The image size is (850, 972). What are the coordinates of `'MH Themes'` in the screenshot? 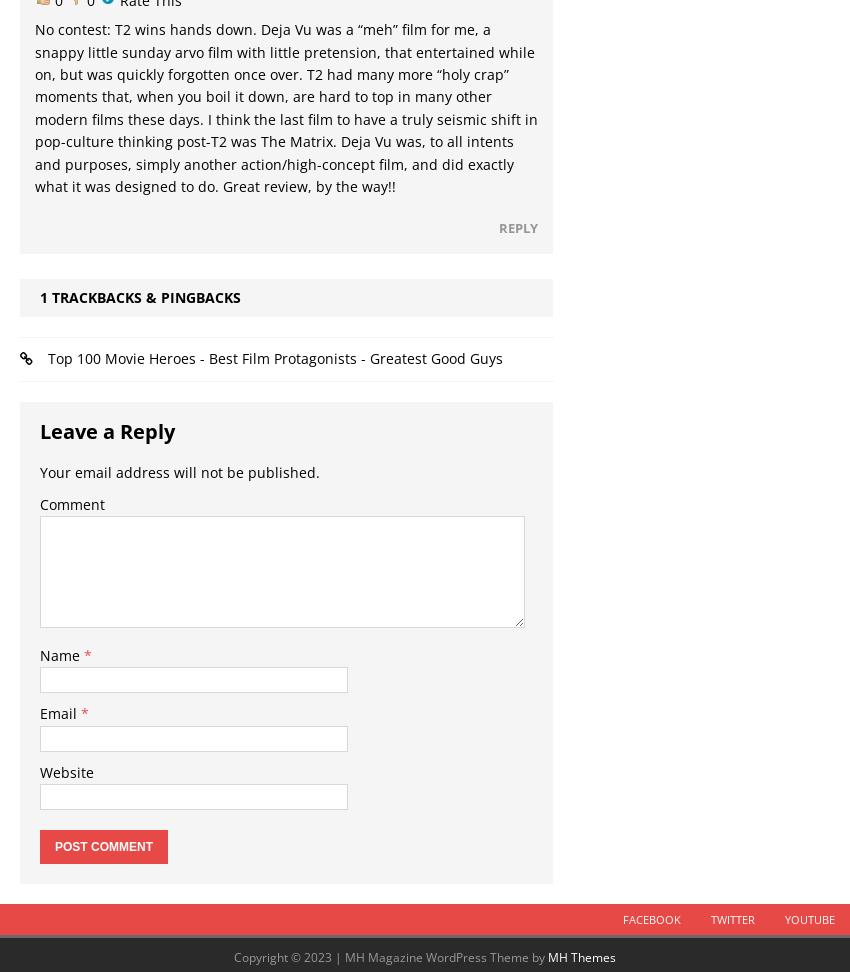 It's located at (546, 955).